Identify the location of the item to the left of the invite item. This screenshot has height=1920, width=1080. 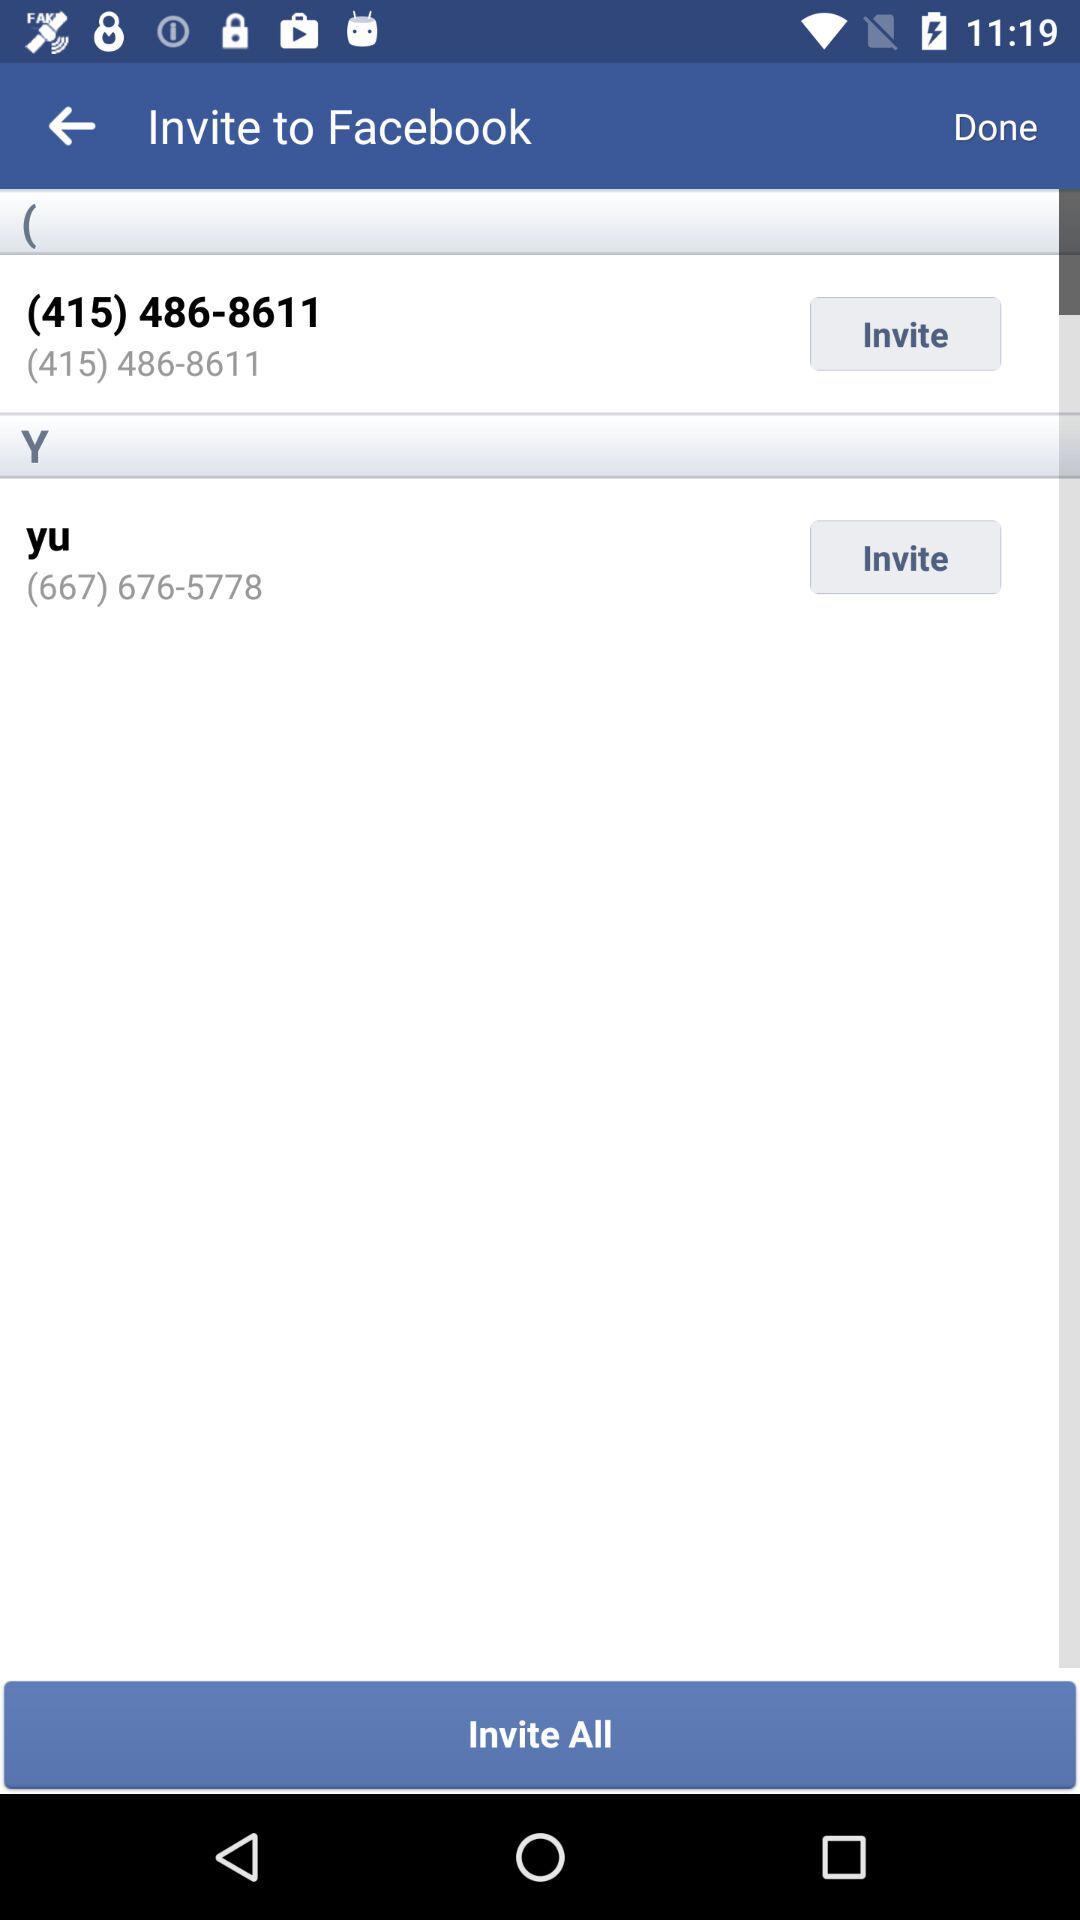
(143, 584).